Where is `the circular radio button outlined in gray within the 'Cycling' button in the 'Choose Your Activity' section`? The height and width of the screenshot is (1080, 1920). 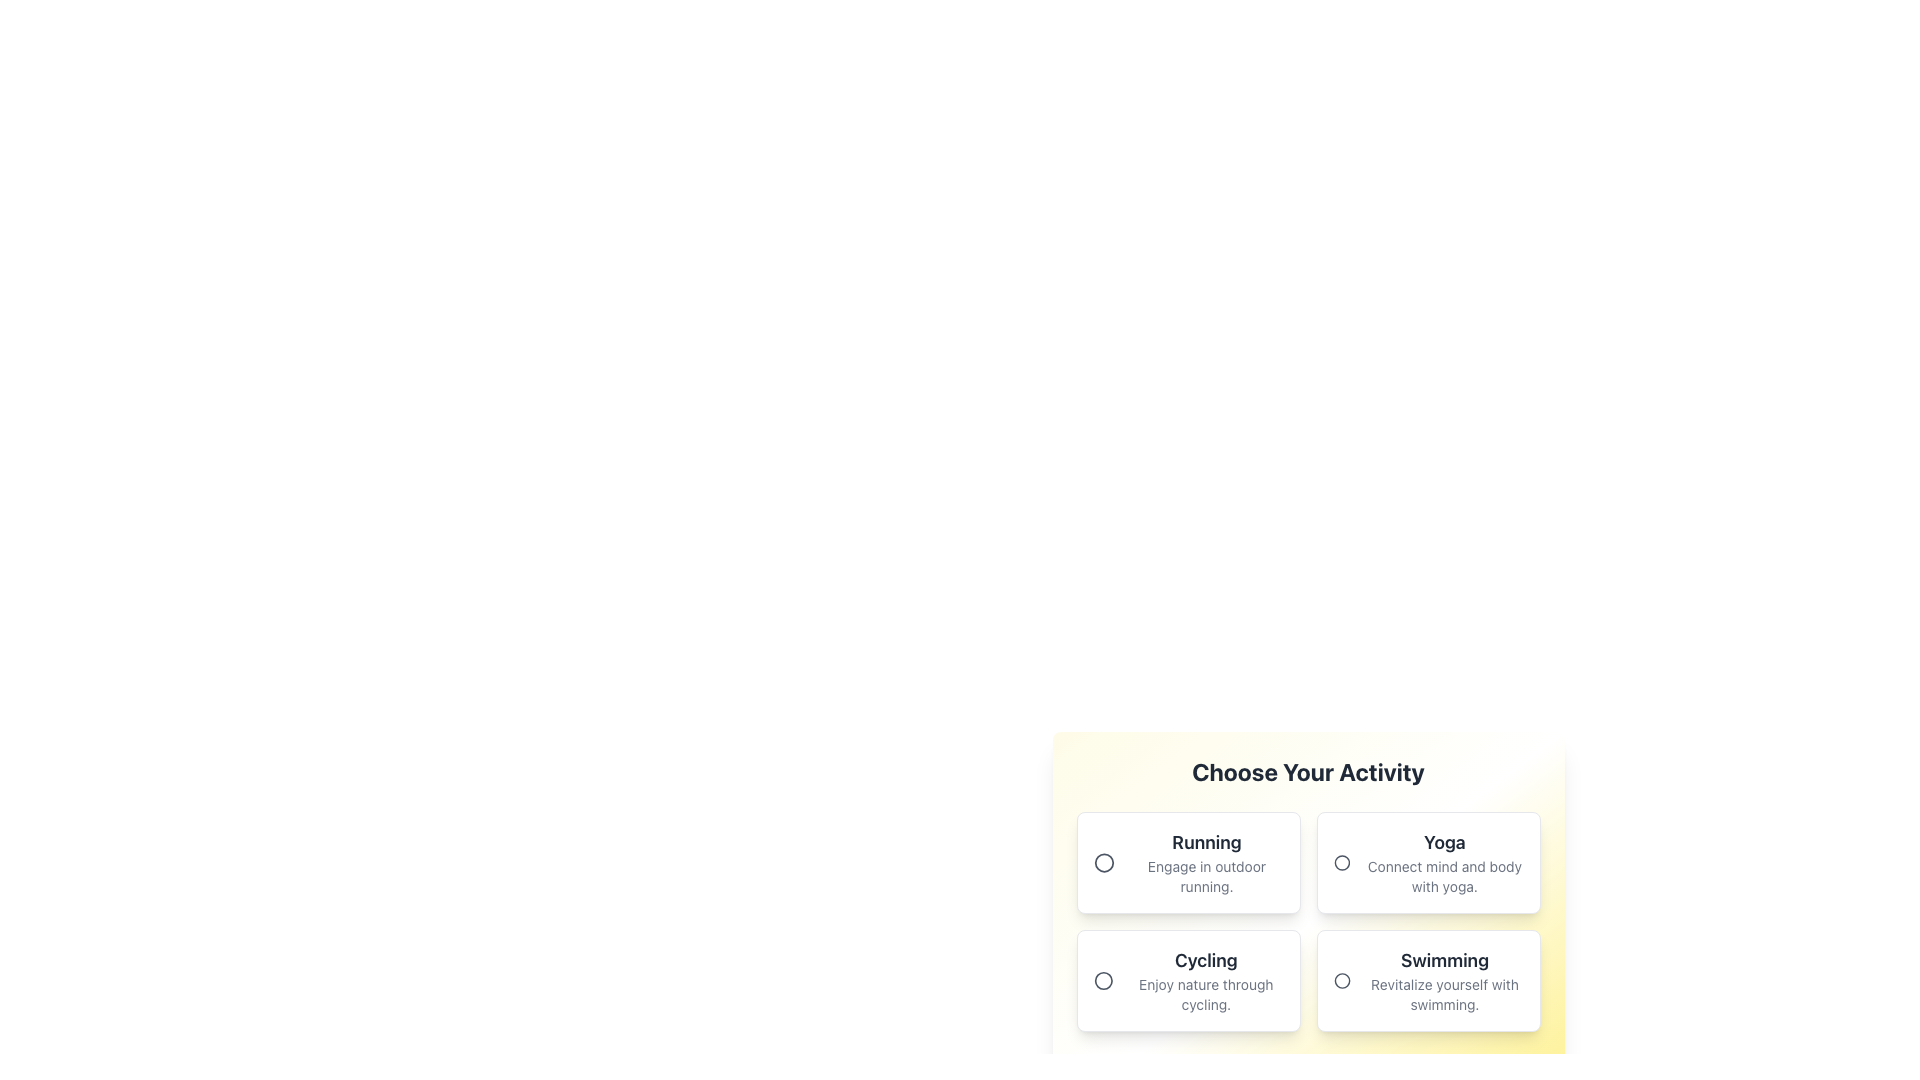
the circular radio button outlined in gray within the 'Cycling' button in the 'Choose Your Activity' section is located at coordinates (1102, 979).